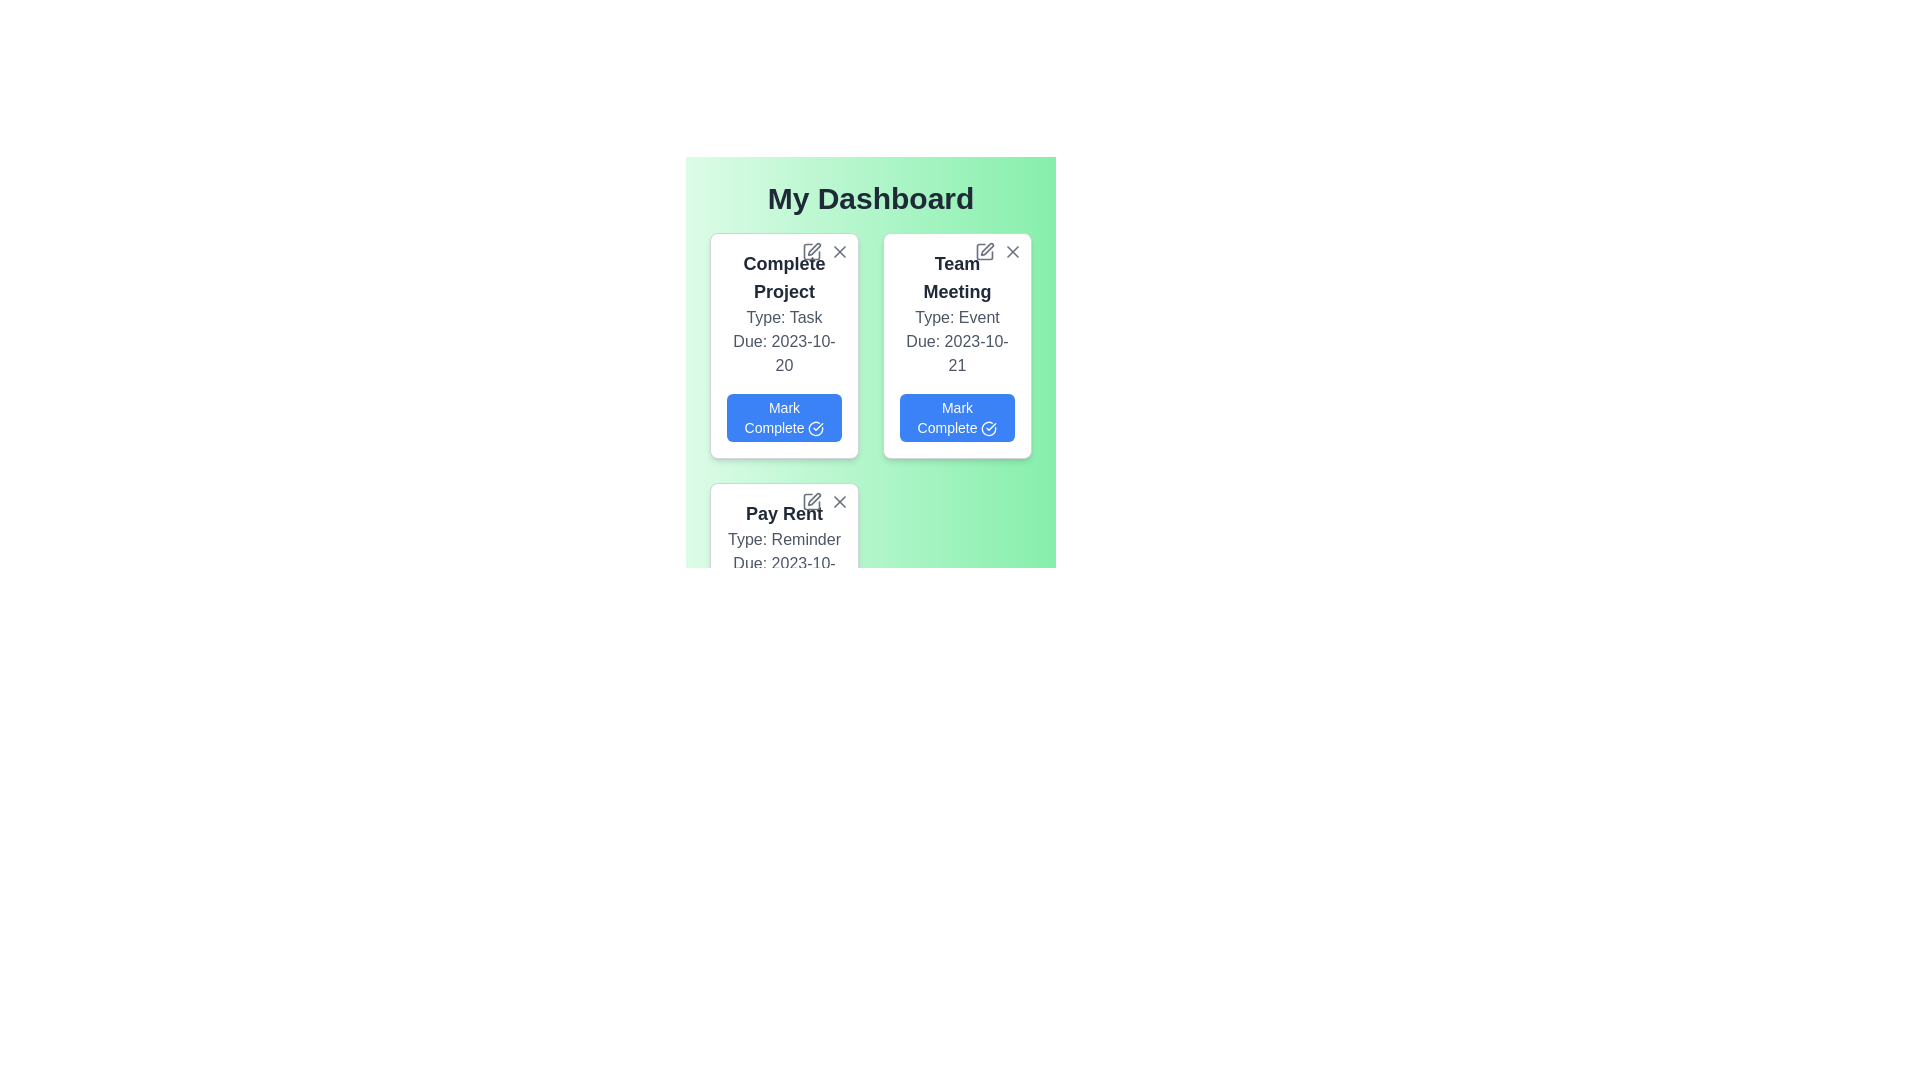  Describe the element at coordinates (956, 316) in the screenshot. I see `the text label providing descriptive information about the type of meeting in the 'Team Meeting' card, located near the center of the lower portion of the text section` at that location.